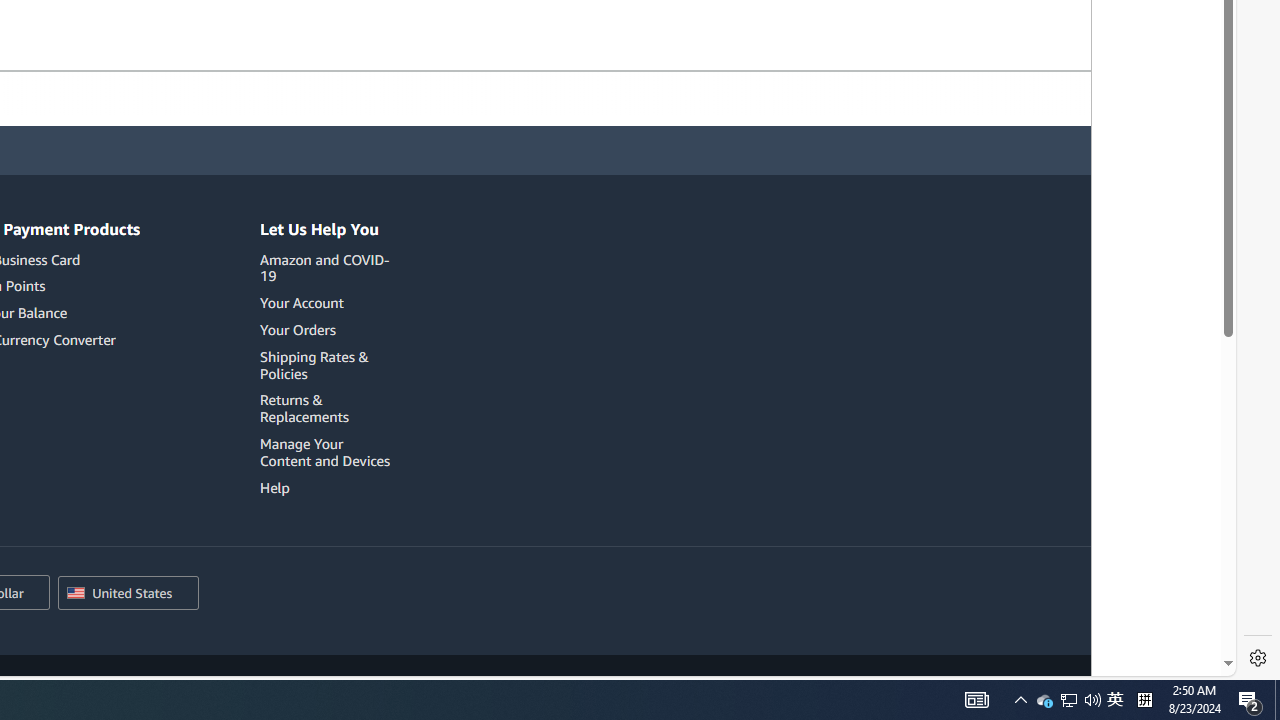 This screenshot has height=720, width=1280. What do you see at coordinates (328, 452) in the screenshot?
I see `'Manage Your Content and Devices'` at bounding box center [328, 452].